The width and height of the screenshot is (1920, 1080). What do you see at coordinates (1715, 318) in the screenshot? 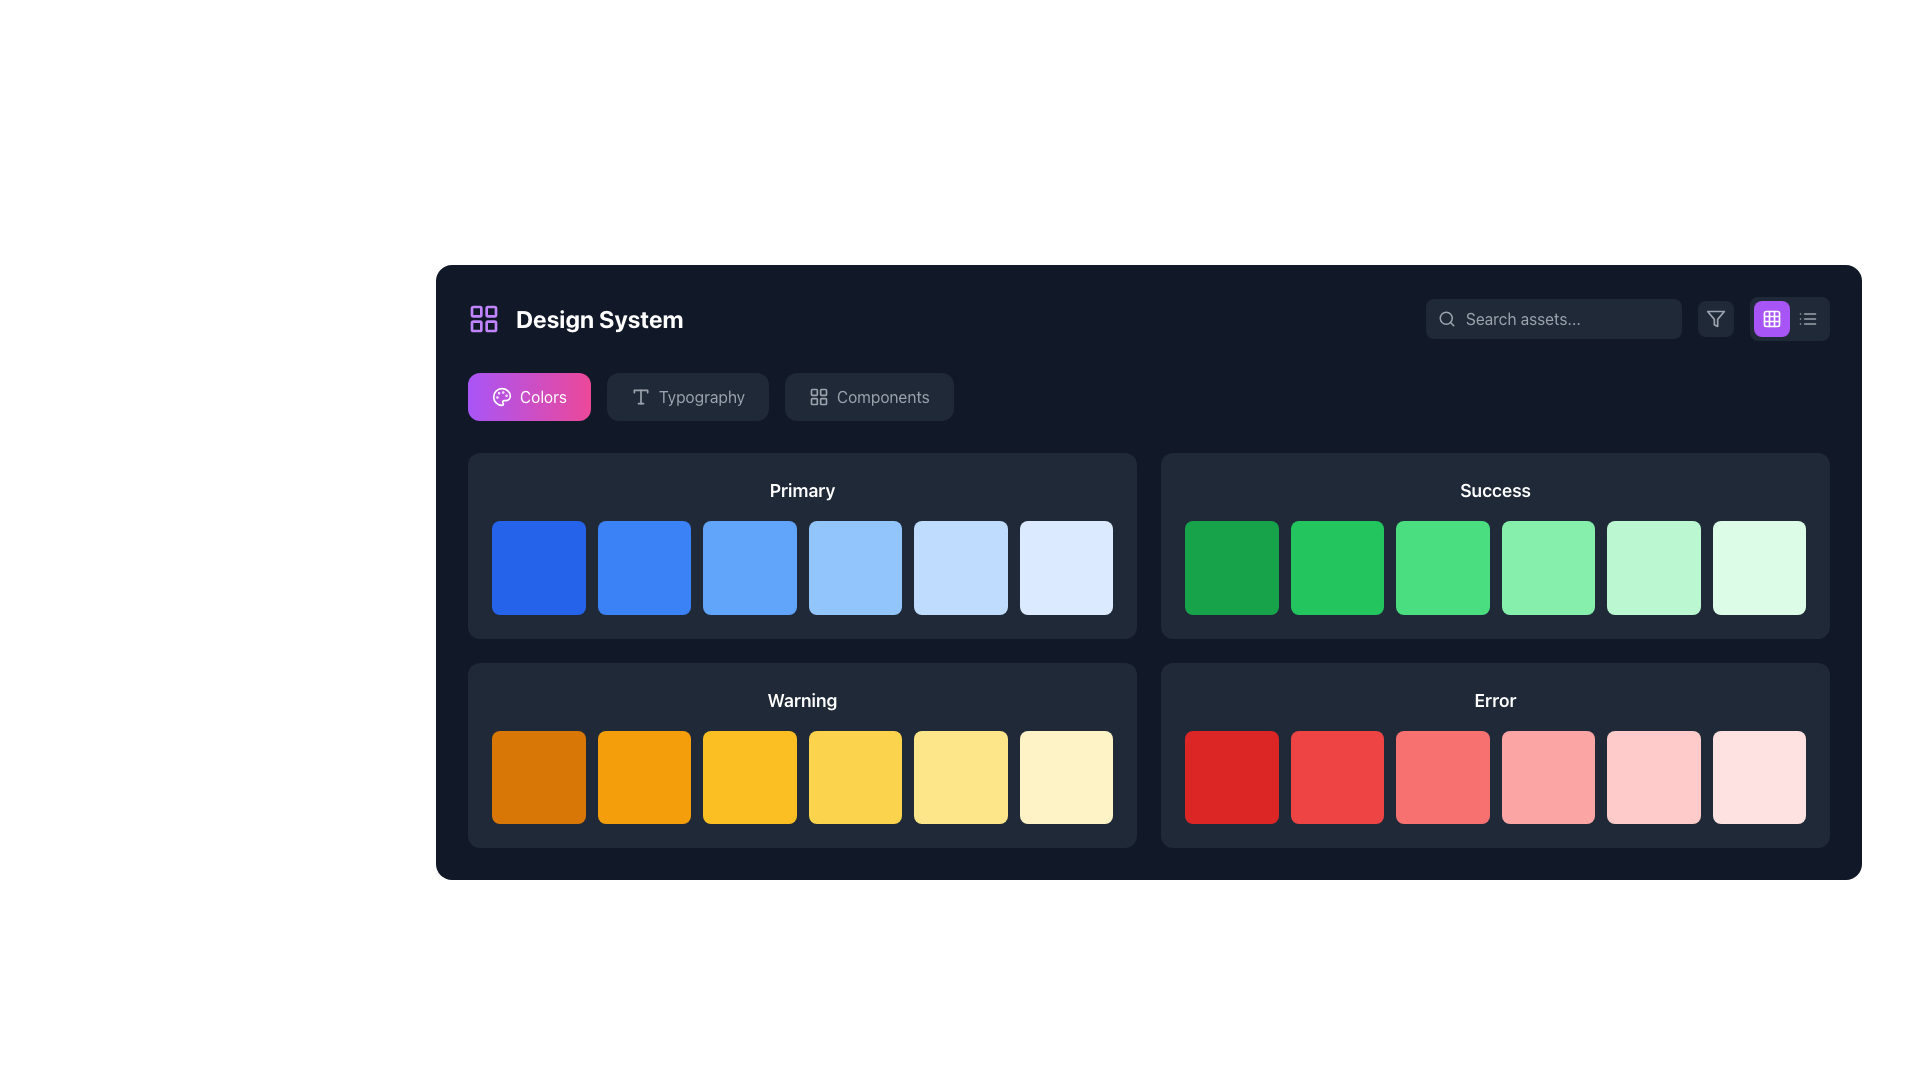
I see `the stylized filter icon button, which is a funnel shape outlined in gray and located` at bounding box center [1715, 318].